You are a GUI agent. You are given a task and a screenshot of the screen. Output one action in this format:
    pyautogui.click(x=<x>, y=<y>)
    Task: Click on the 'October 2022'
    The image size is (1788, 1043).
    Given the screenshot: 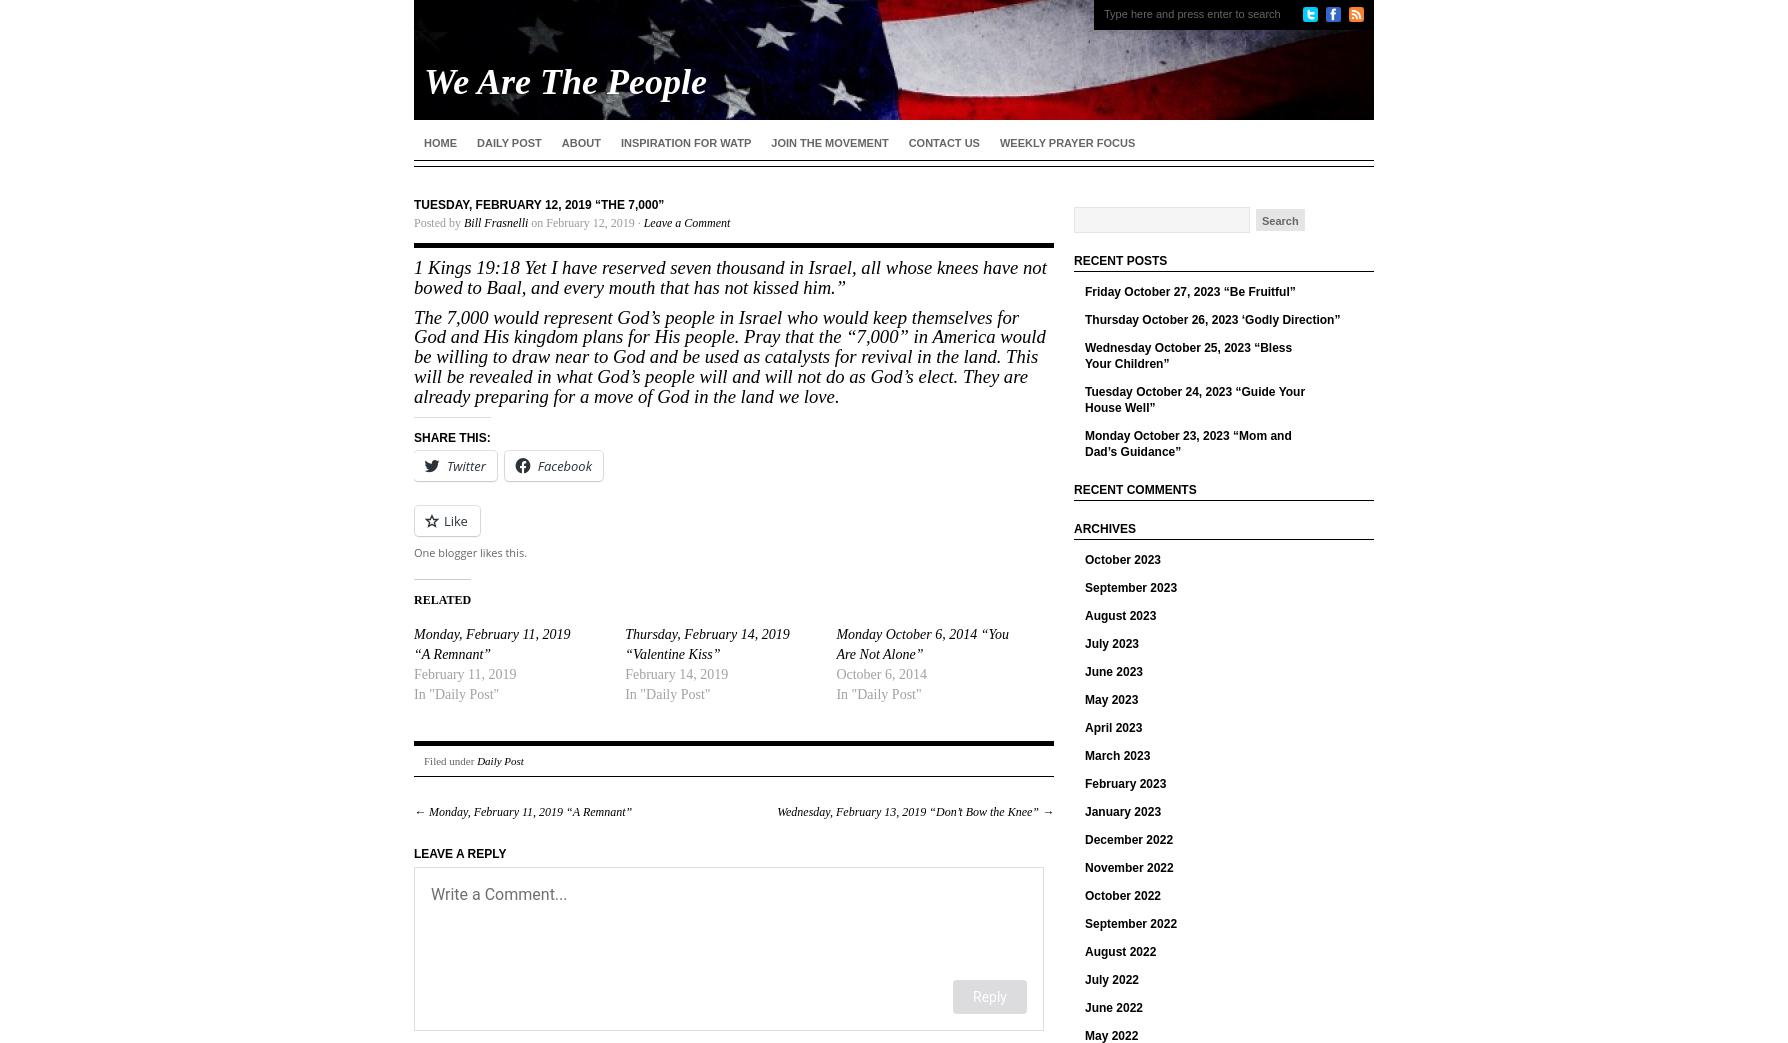 What is the action you would take?
    pyautogui.click(x=1122, y=895)
    